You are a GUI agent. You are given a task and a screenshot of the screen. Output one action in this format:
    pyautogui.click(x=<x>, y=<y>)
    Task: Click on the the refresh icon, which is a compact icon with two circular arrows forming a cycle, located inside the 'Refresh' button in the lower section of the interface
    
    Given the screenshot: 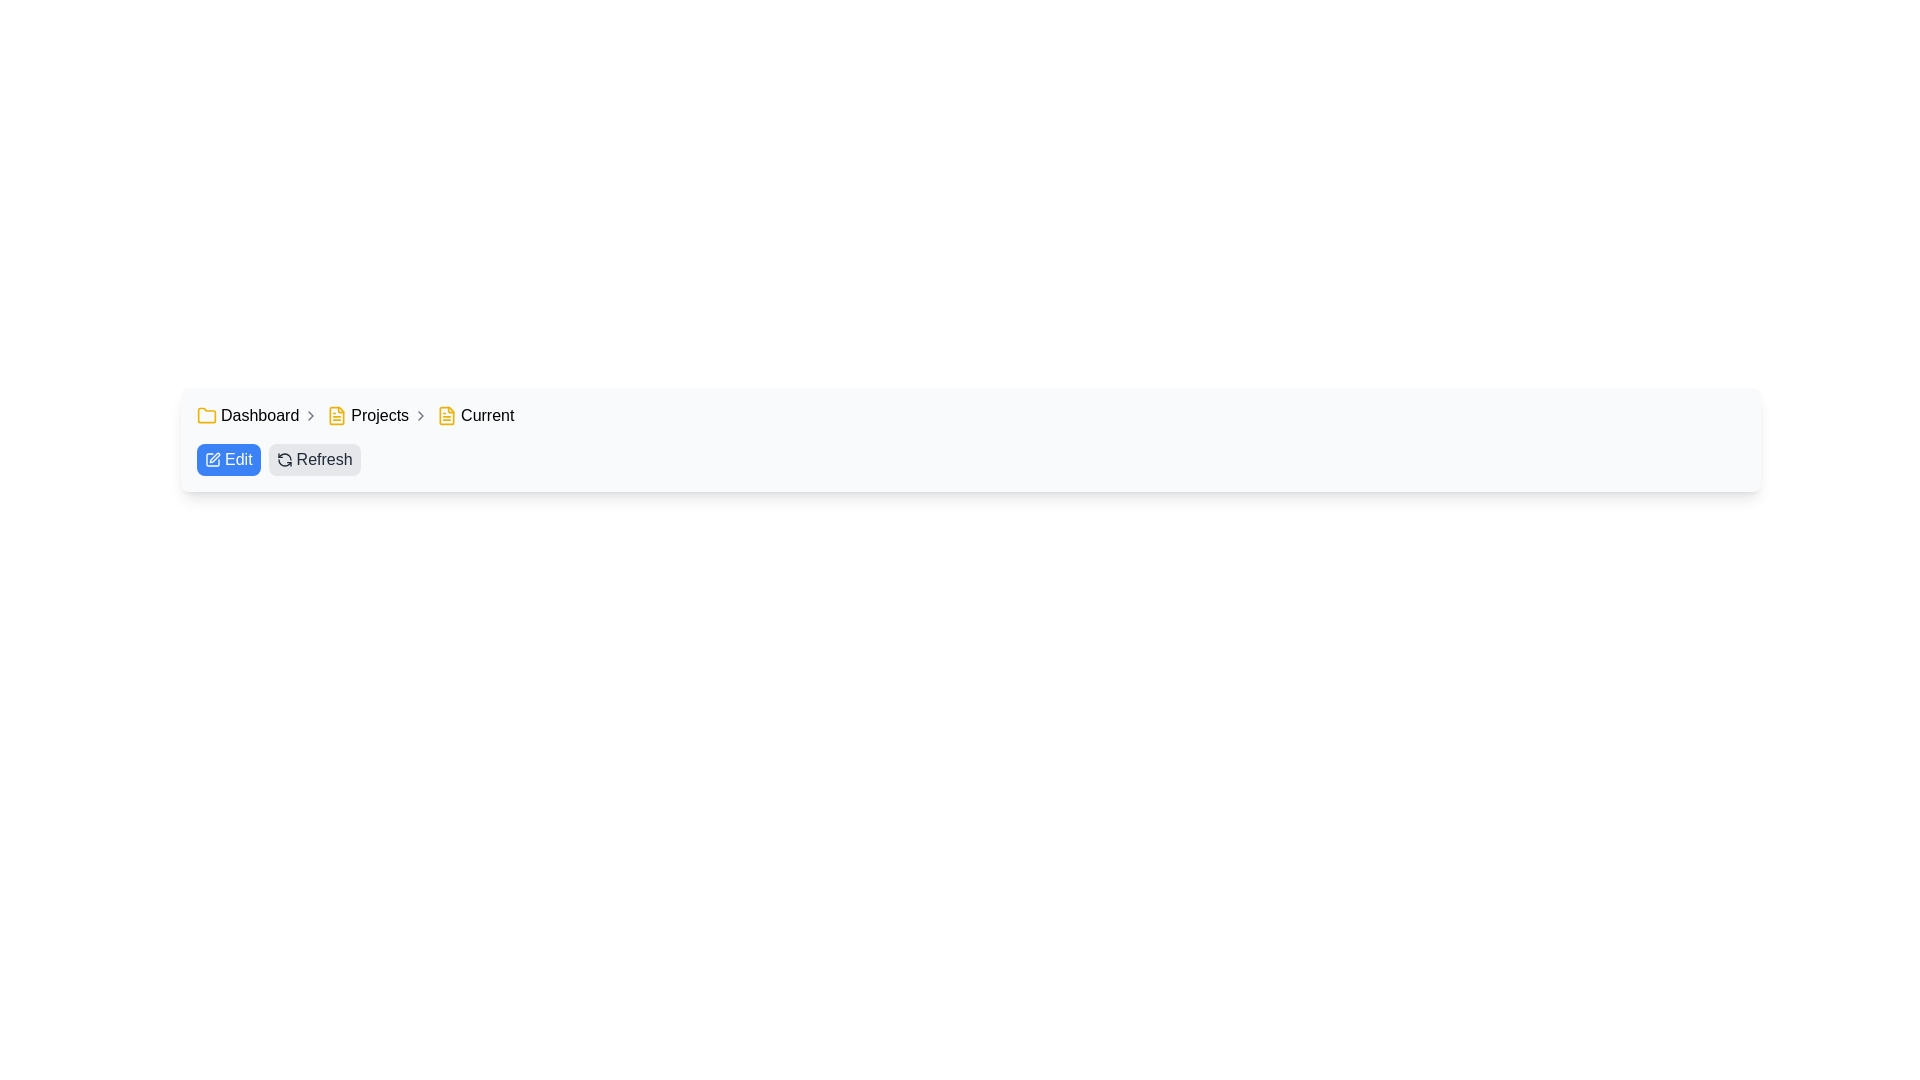 What is the action you would take?
    pyautogui.click(x=283, y=459)
    